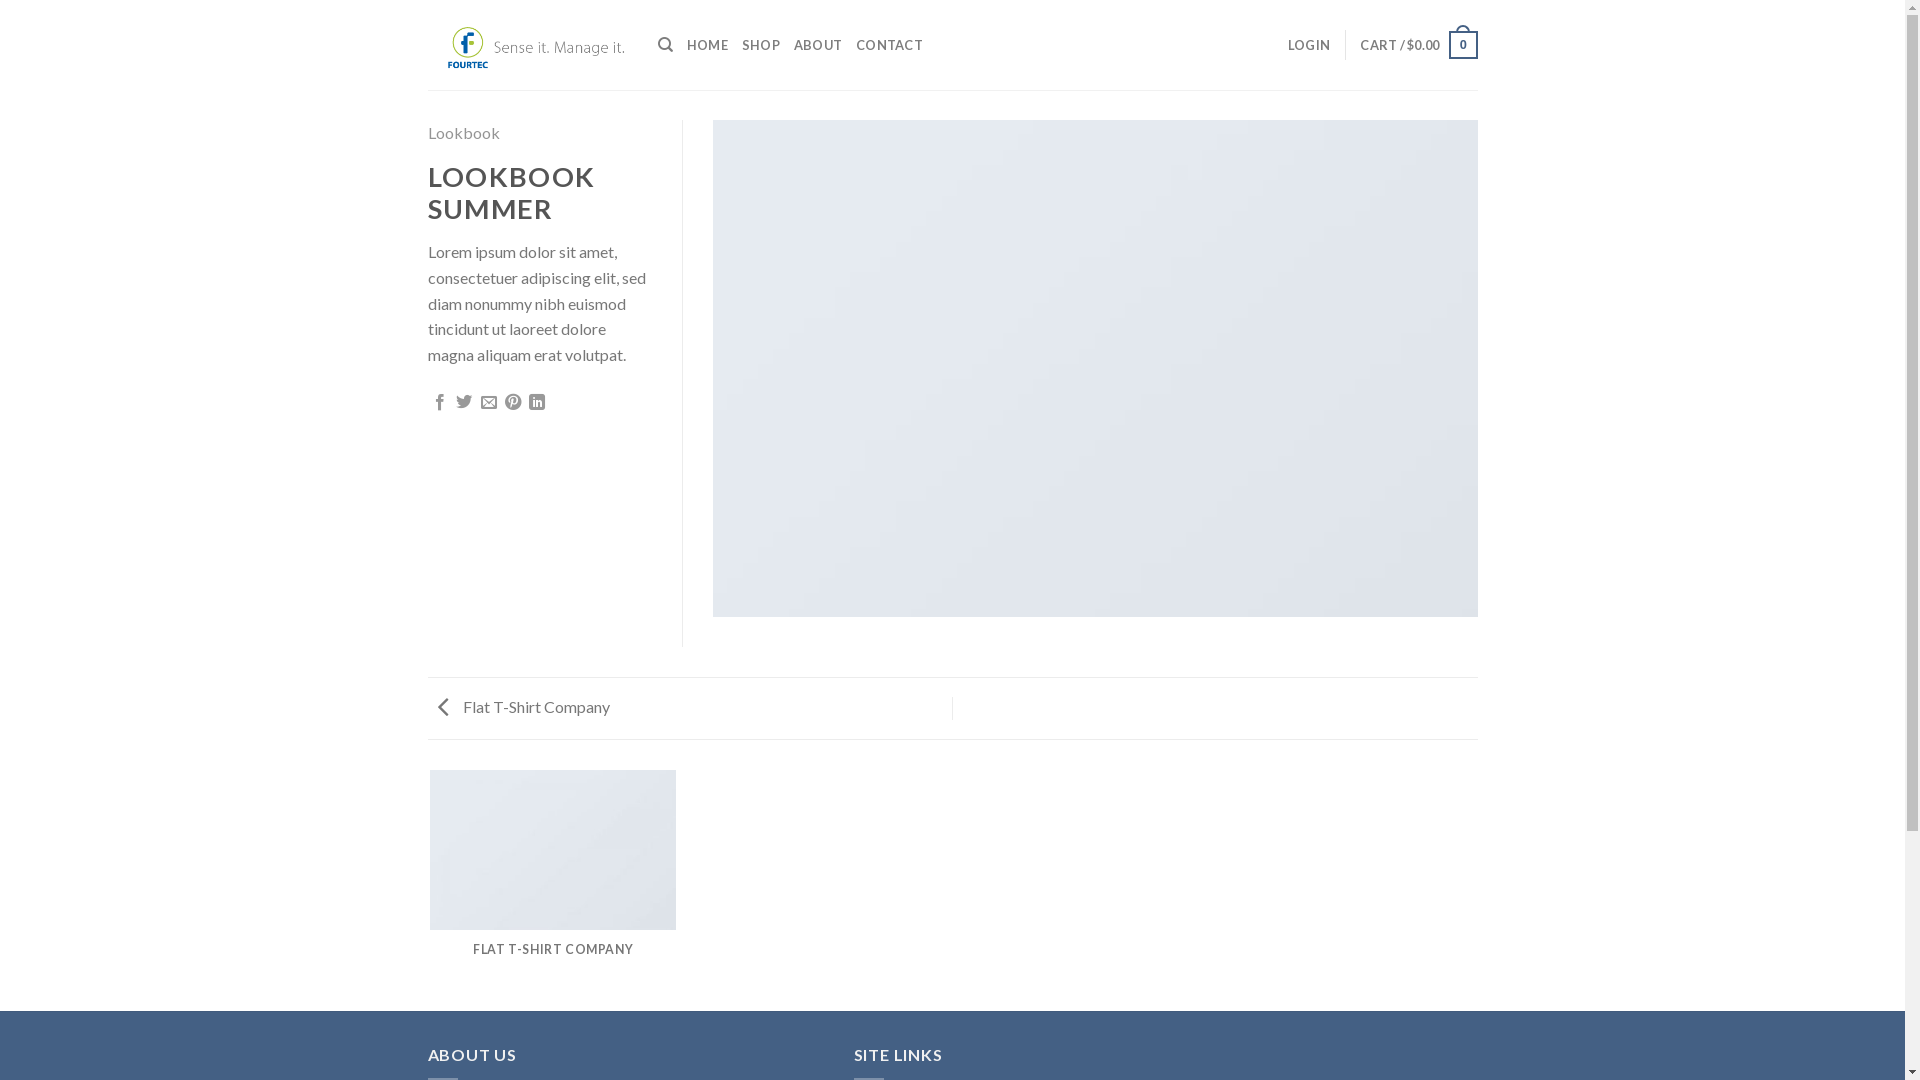 Image resolution: width=1920 pixels, height=1080 pixels. What do you see at coordinates (760, 45) in the screenshot?
I see `'SHOP'` at bounding box center [760, 45].